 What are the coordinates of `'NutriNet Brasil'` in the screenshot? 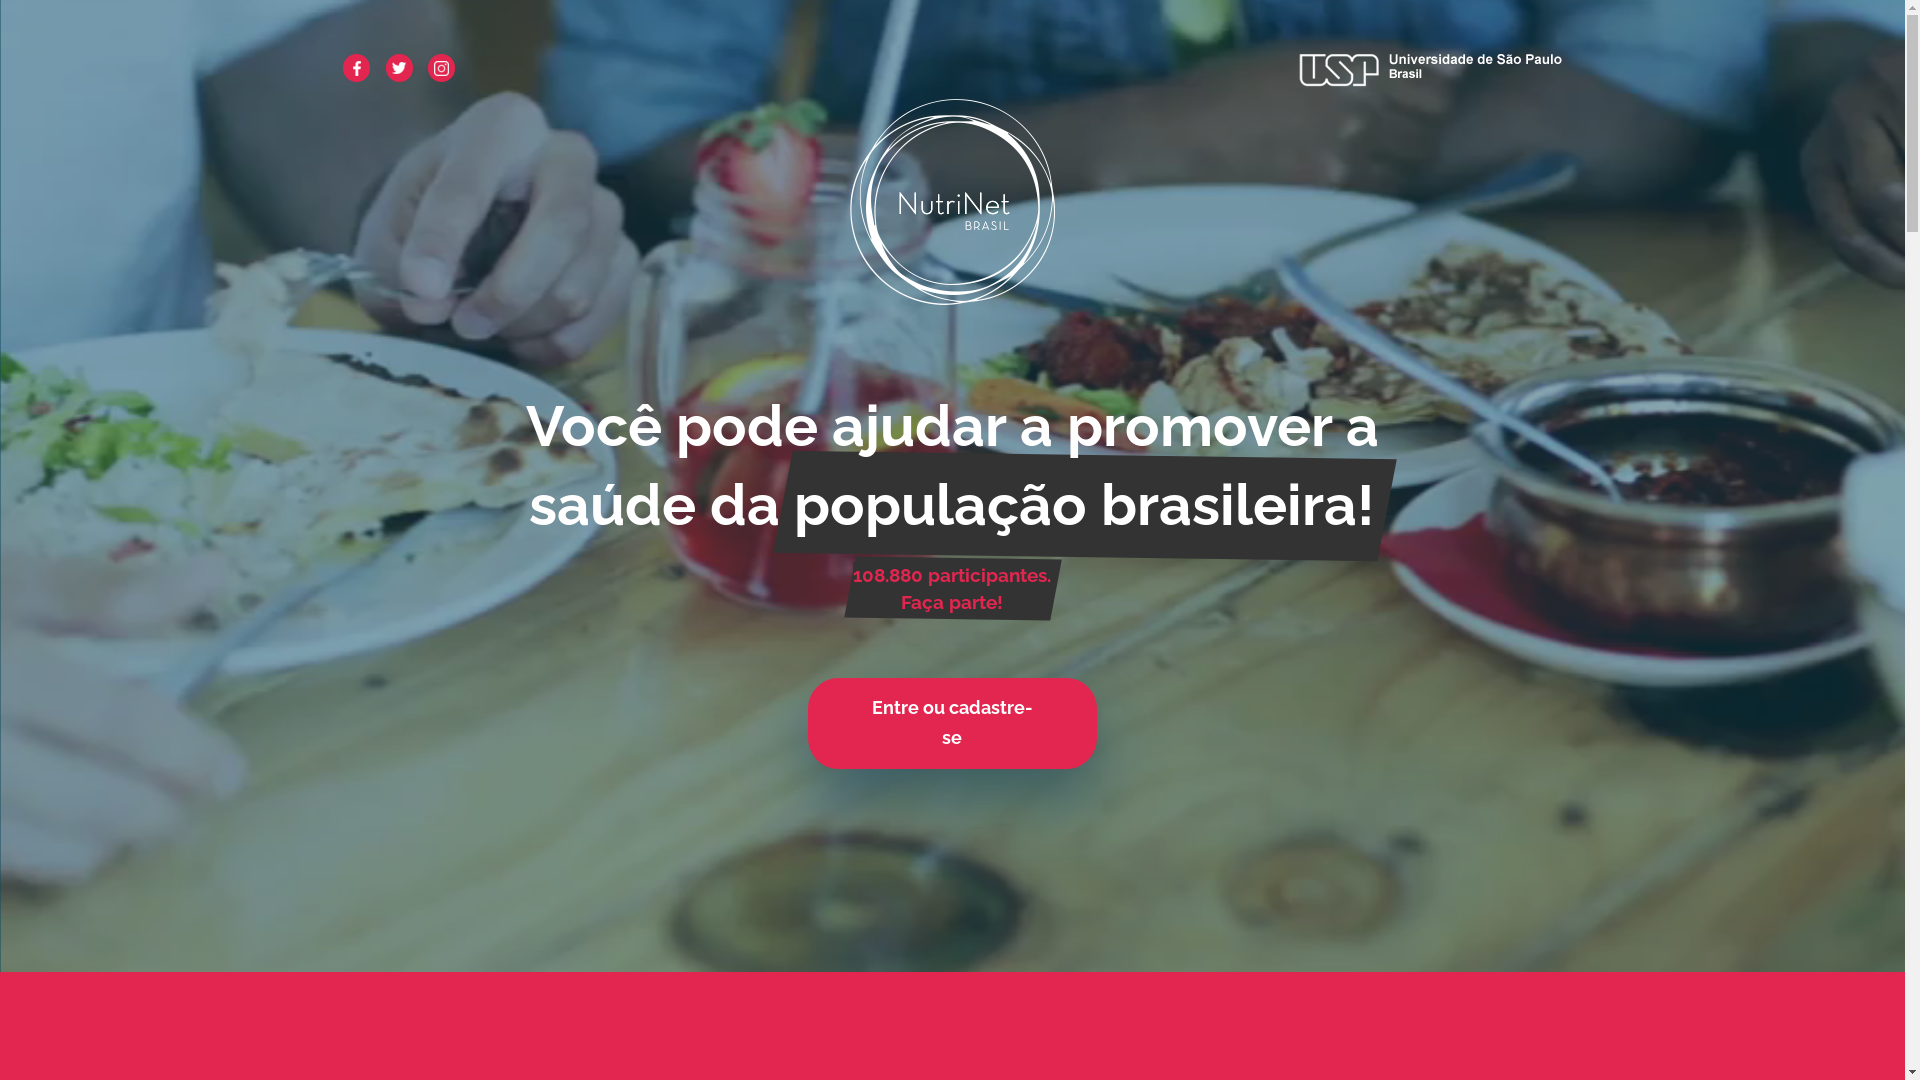 It's located at (951, 201).